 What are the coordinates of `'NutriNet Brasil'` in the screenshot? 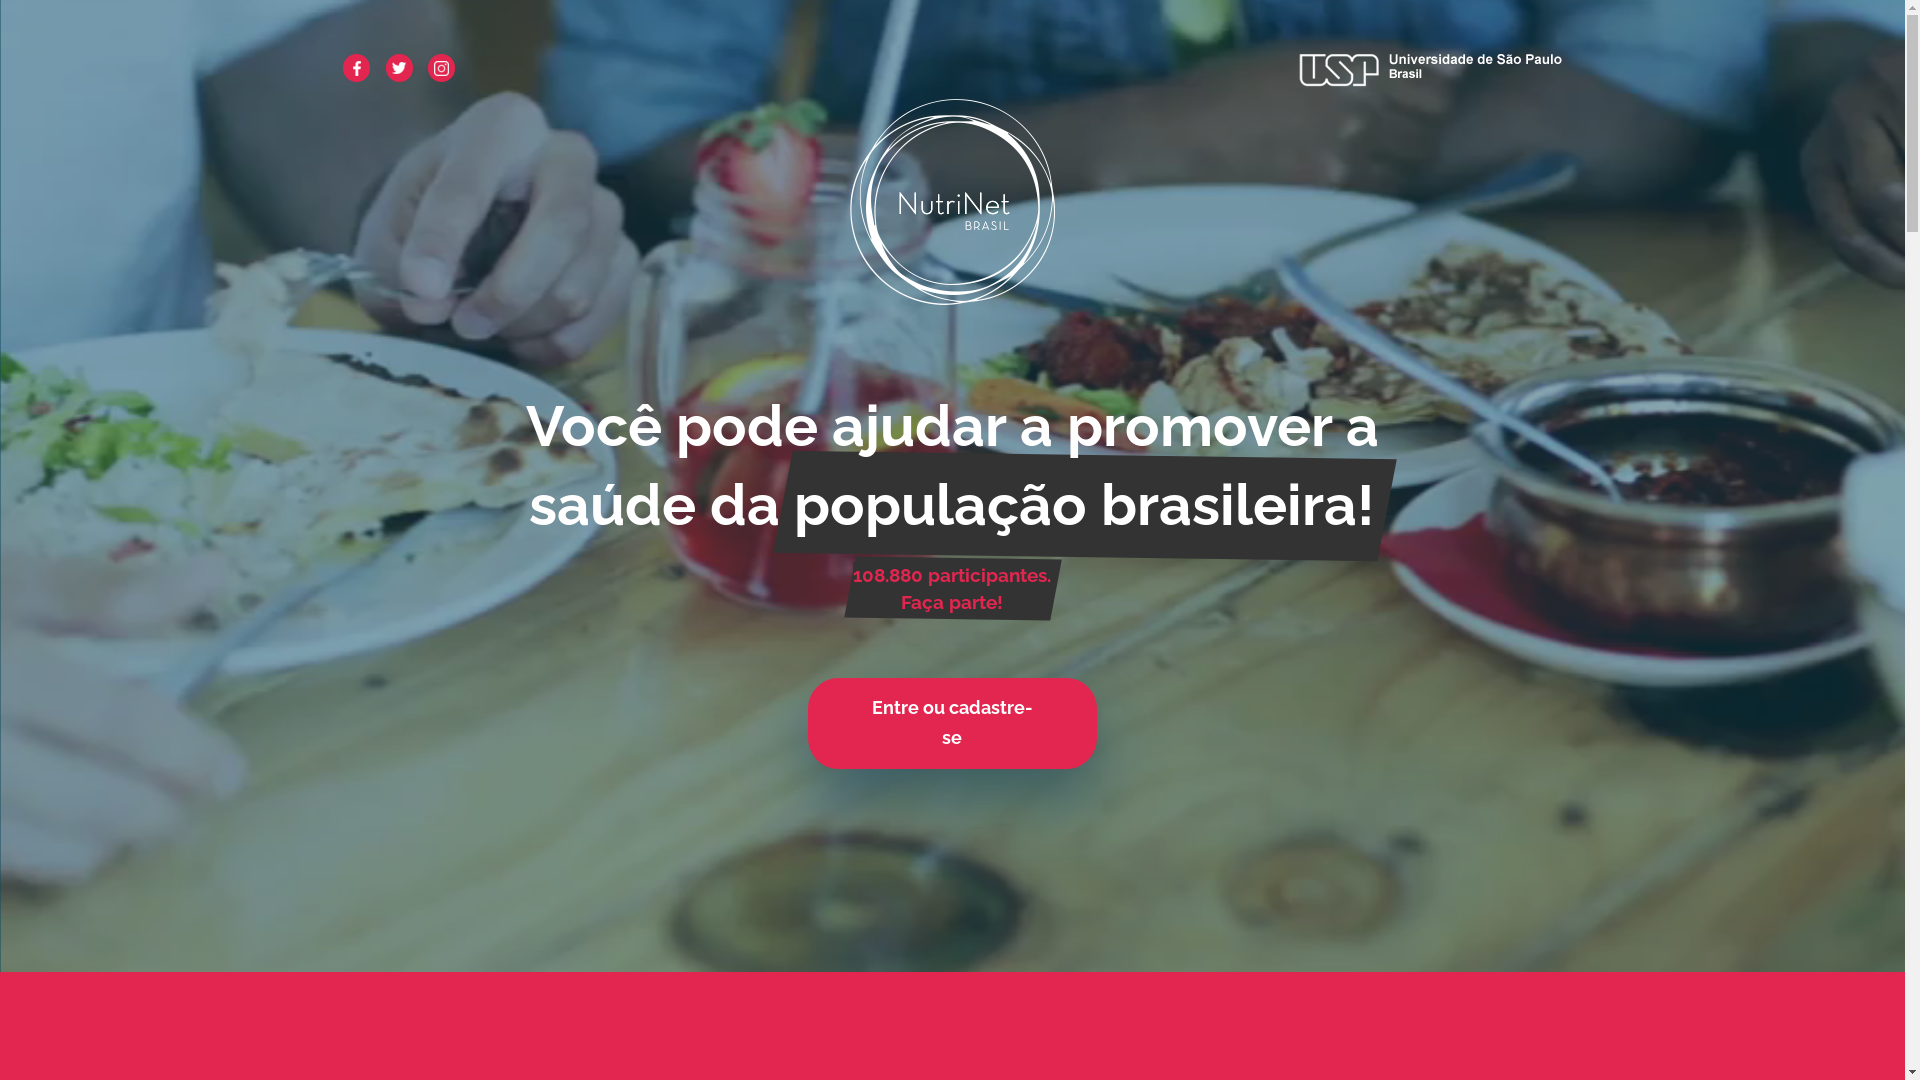 It's located at (951, 201).